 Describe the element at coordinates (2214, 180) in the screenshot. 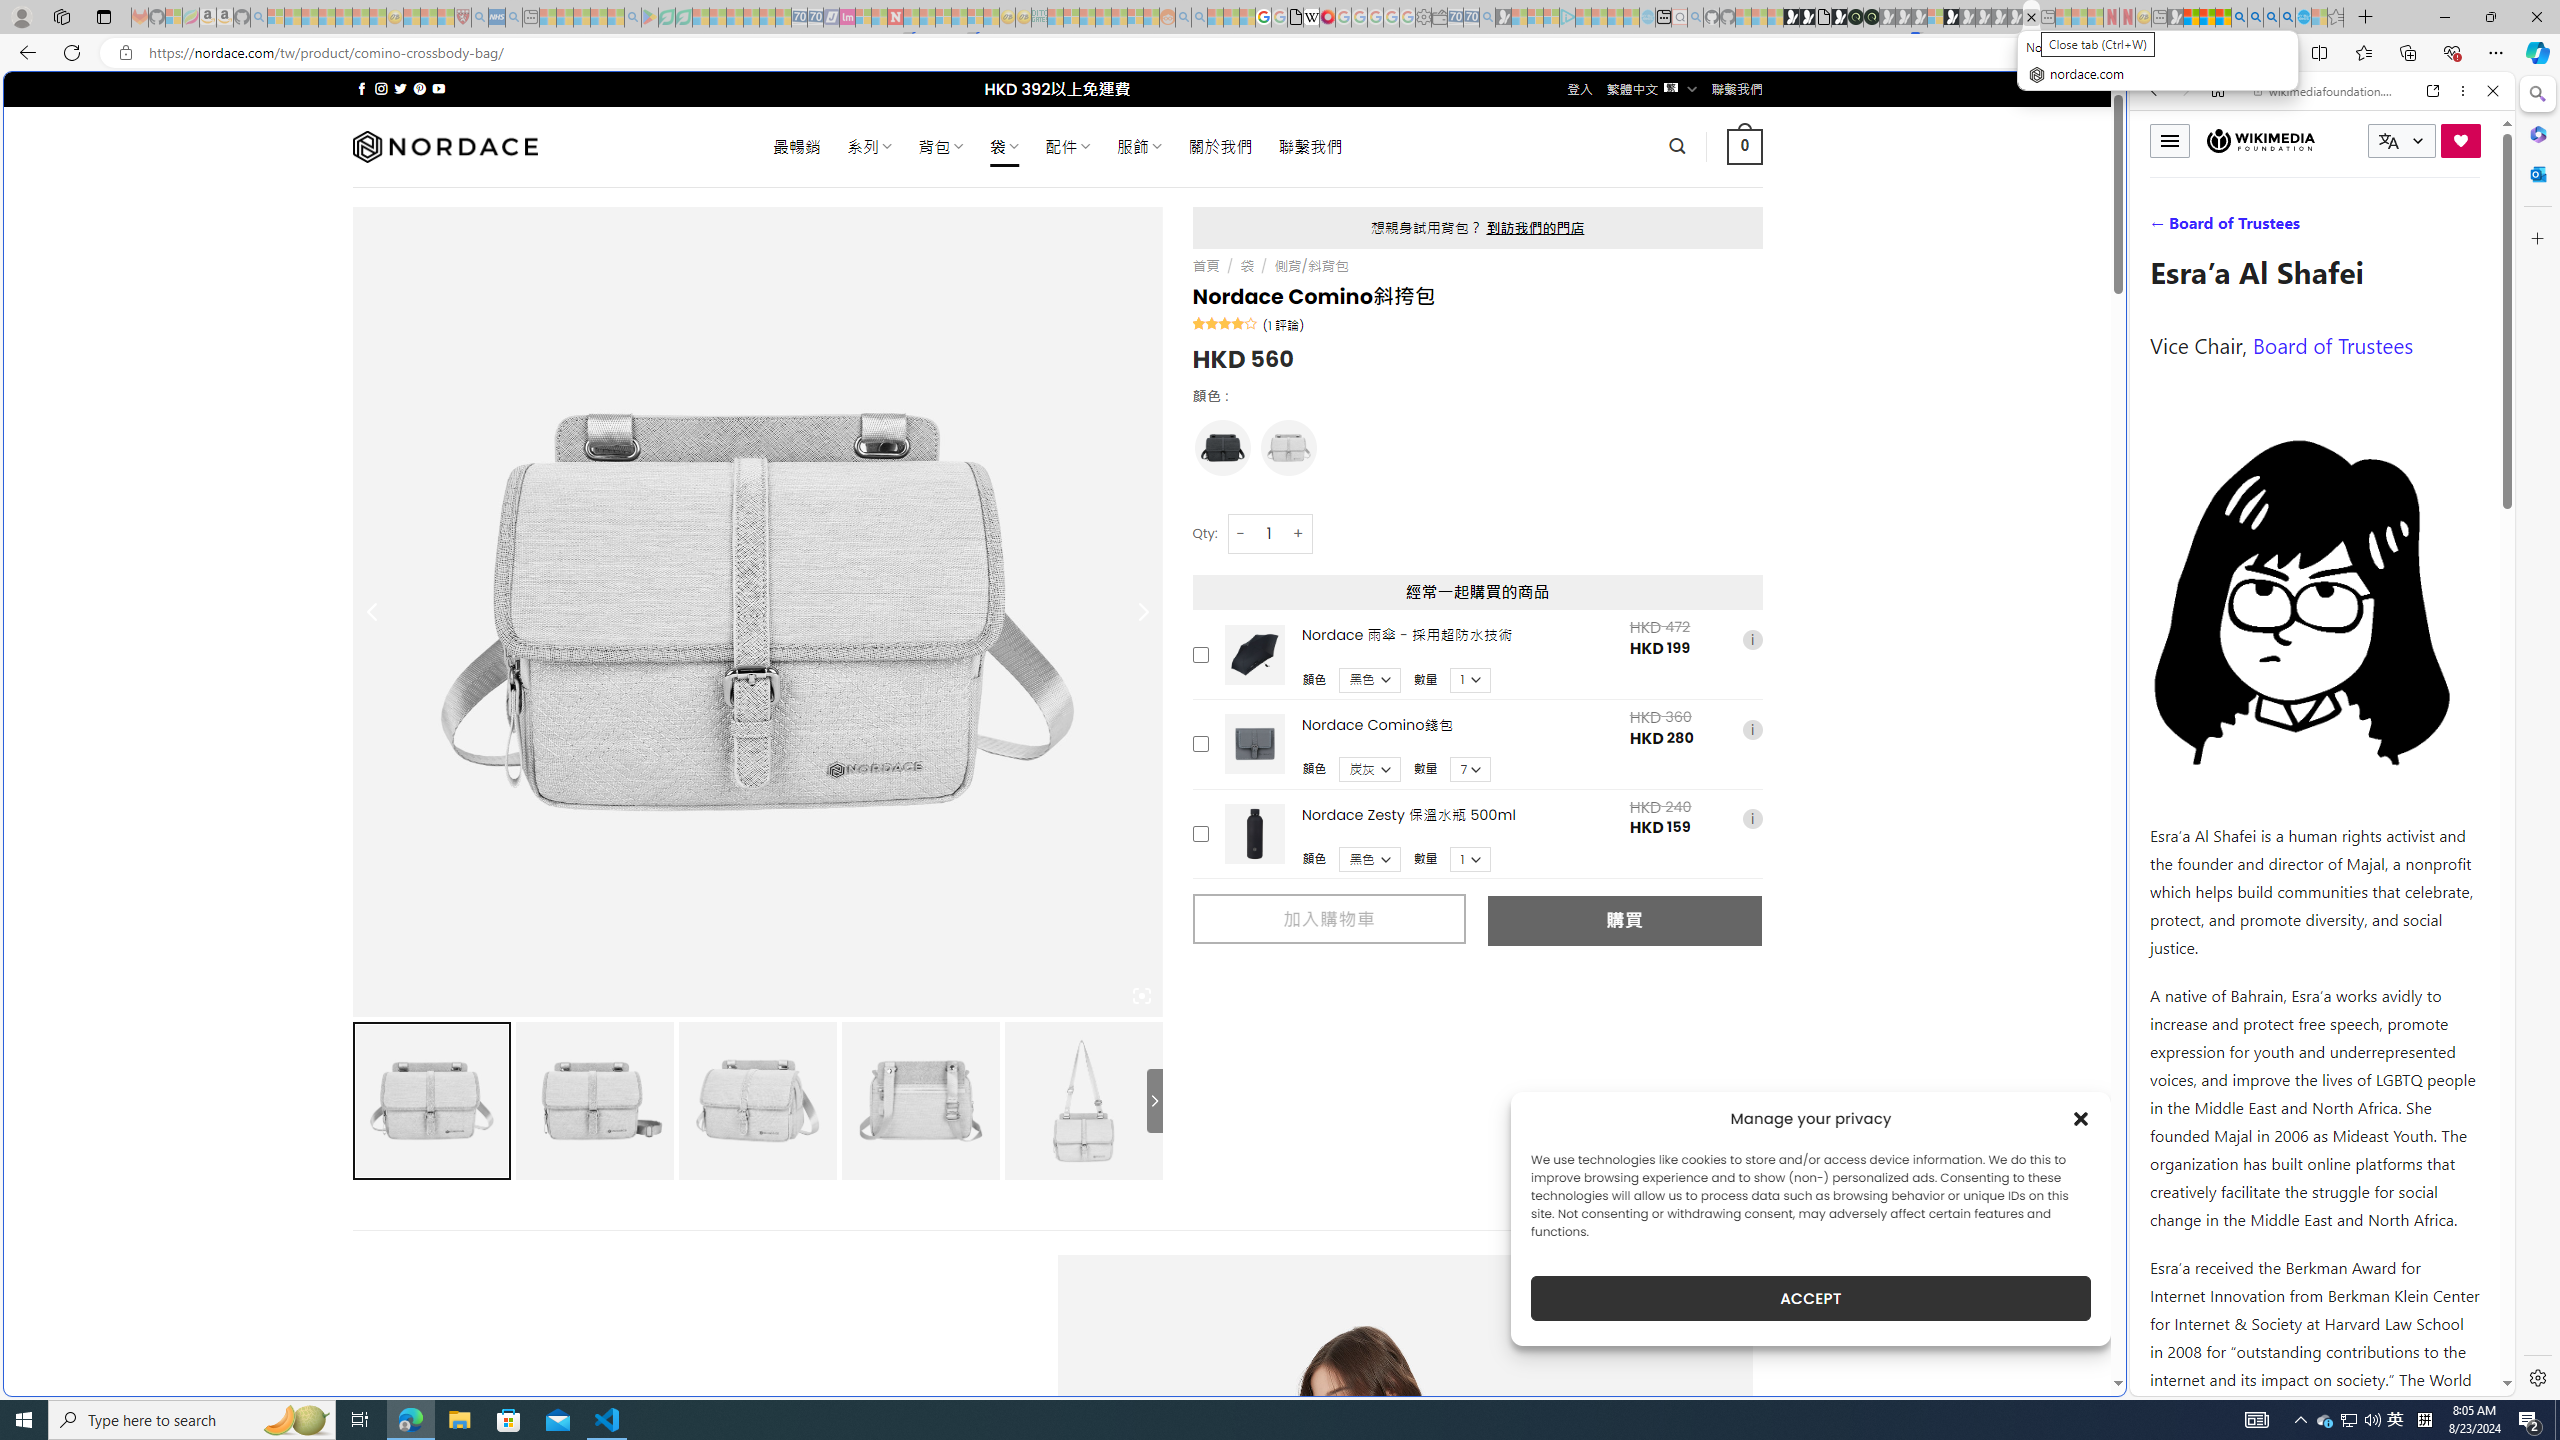

I see `'This site scope'` at that location.